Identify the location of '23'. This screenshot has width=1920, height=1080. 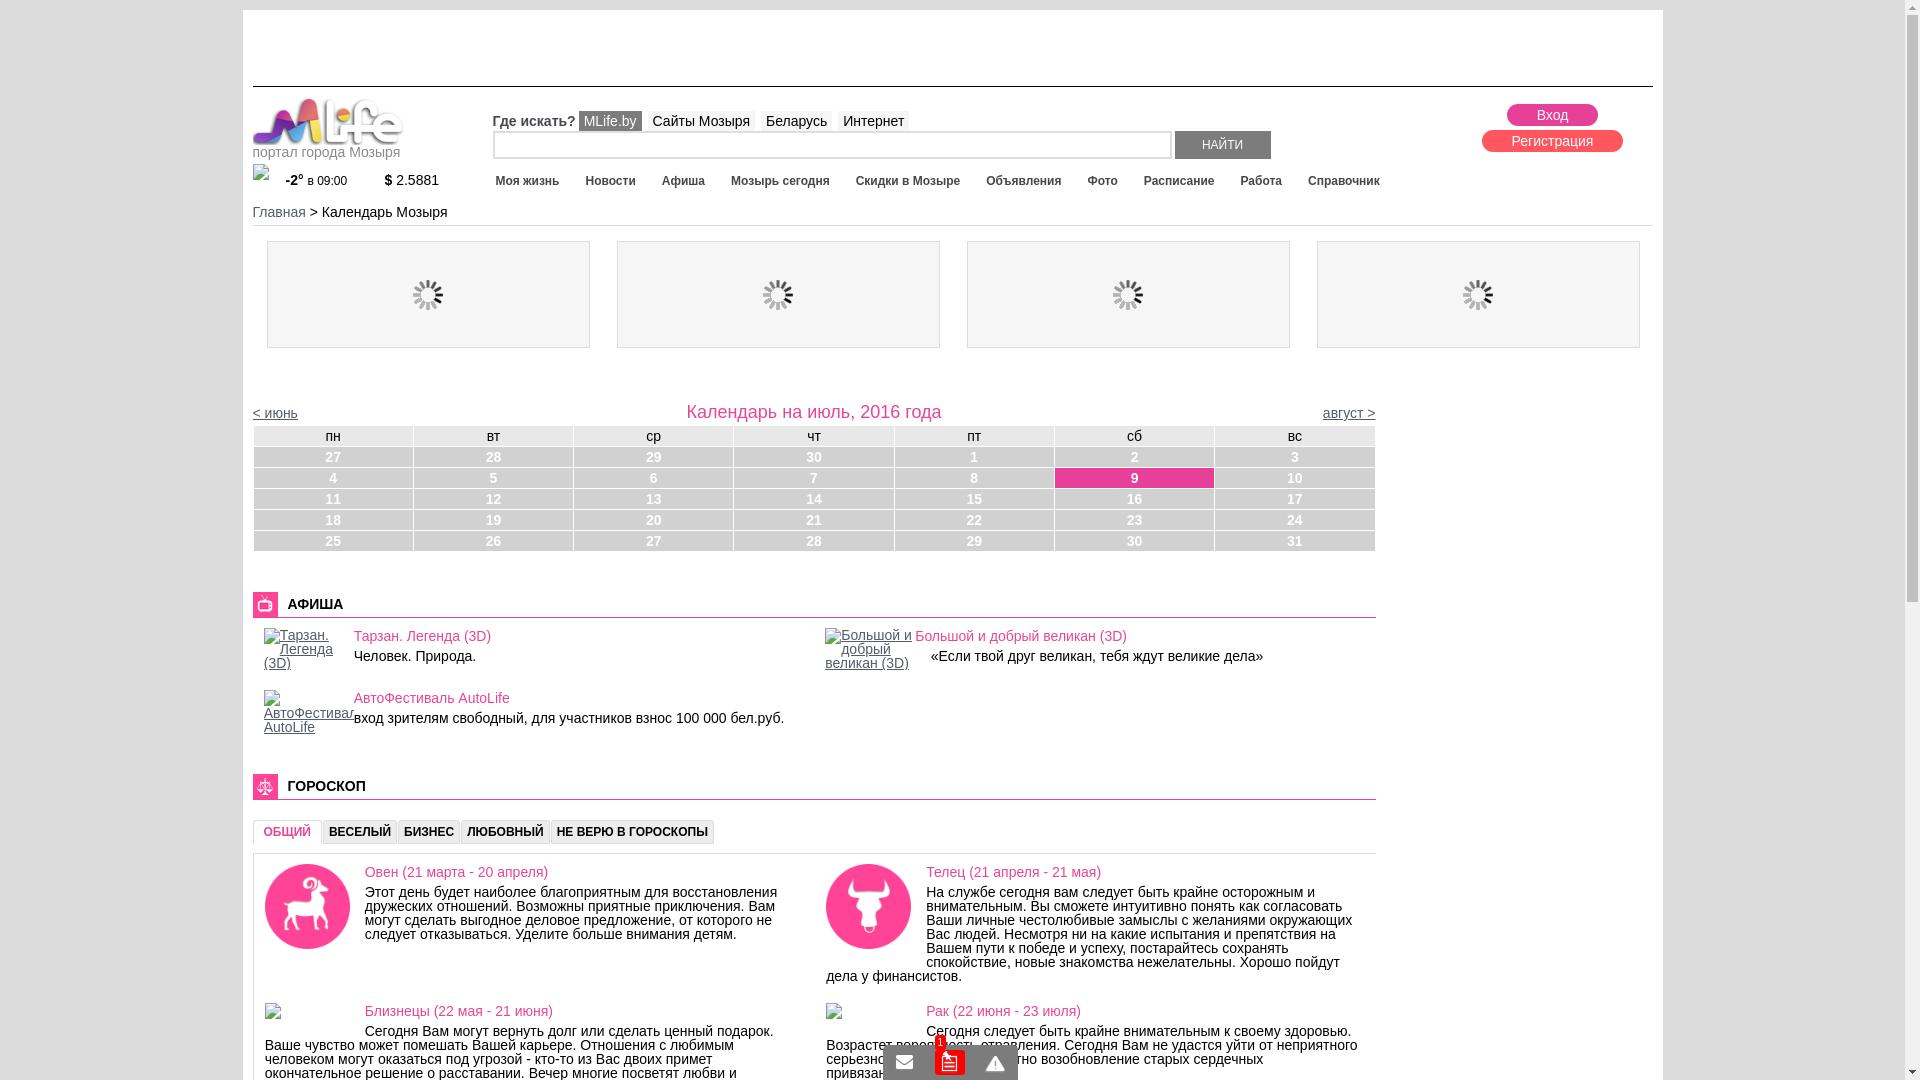
(1134, 519).